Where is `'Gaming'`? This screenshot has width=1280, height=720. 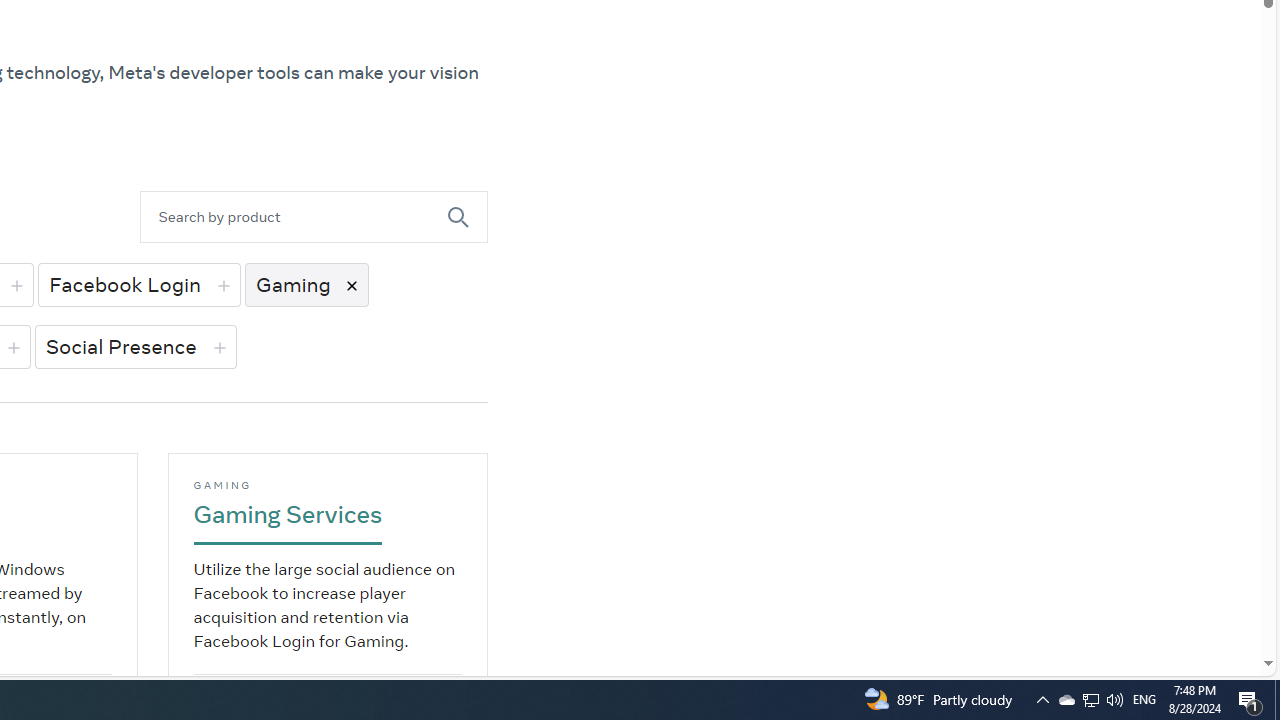 'Gaming' is located at coordinates (305, 284).